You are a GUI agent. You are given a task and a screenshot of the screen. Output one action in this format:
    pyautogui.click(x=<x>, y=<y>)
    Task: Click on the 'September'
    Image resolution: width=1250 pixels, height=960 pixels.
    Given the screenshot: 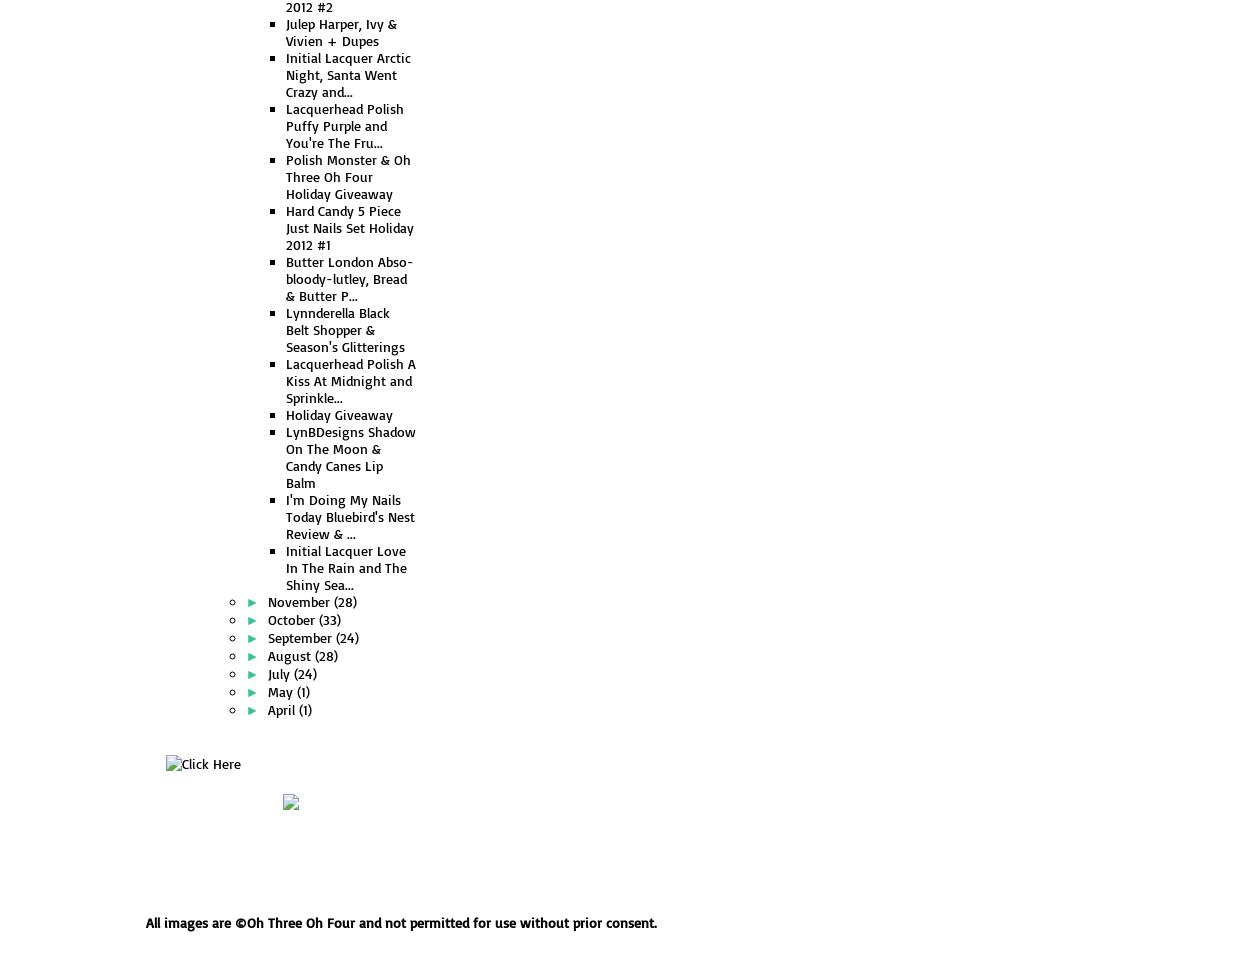 What is the action you would take?
    pyautogui.click(x=302, y=636)
    